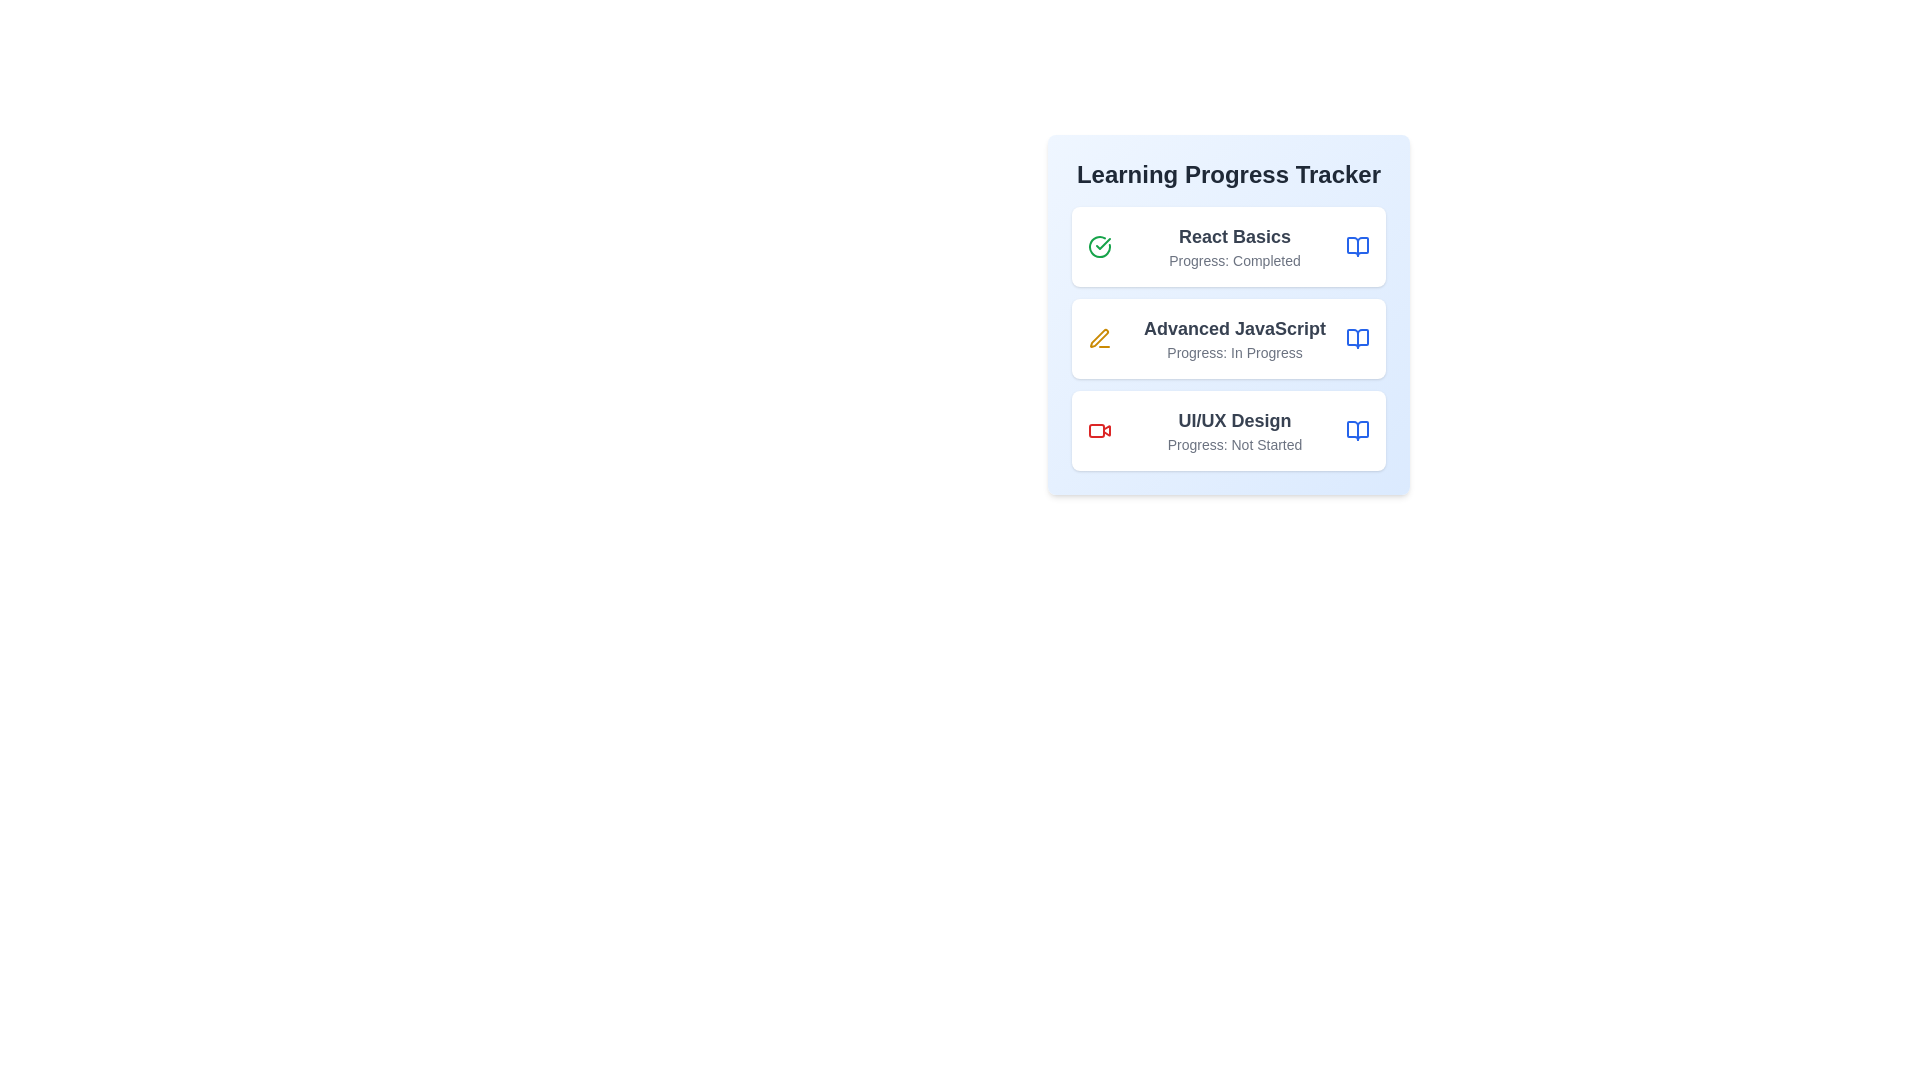 The height and width of the screenshot is (1080, 1920). I want to click on the progress icon for React Basics, so click(1098, 245).